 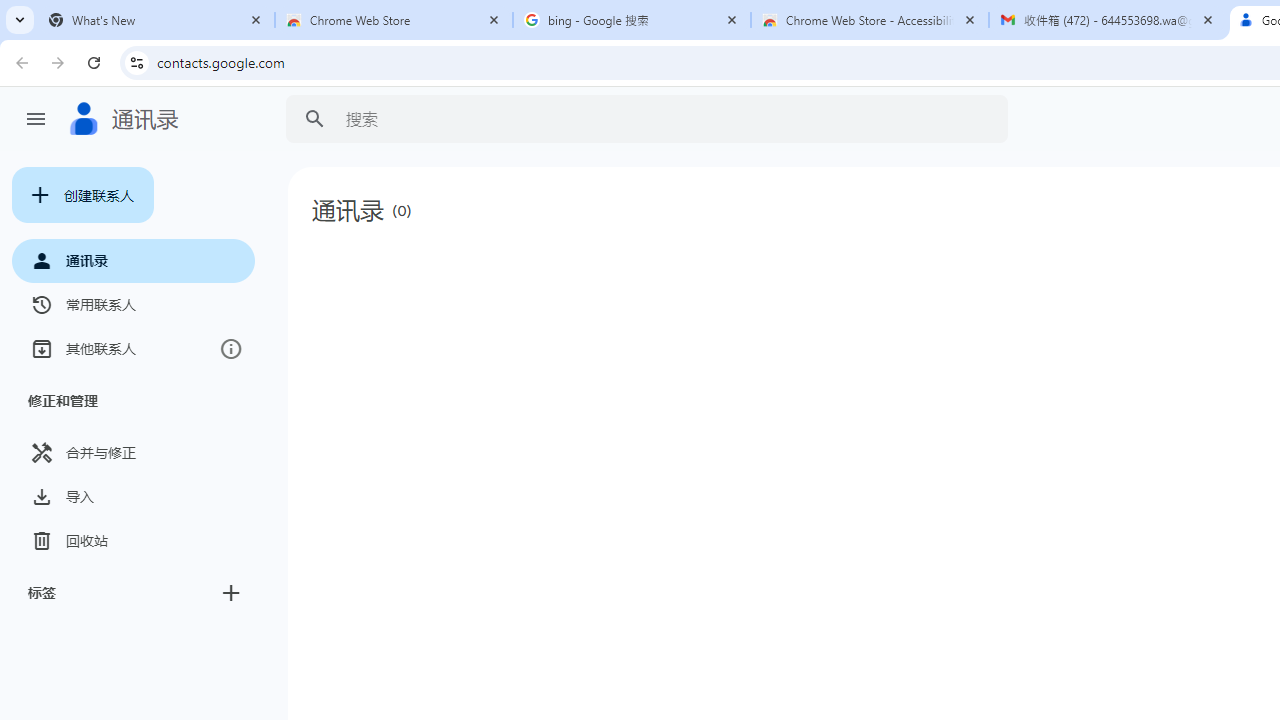 I want to click on 'What', so click(x=155, y=20).